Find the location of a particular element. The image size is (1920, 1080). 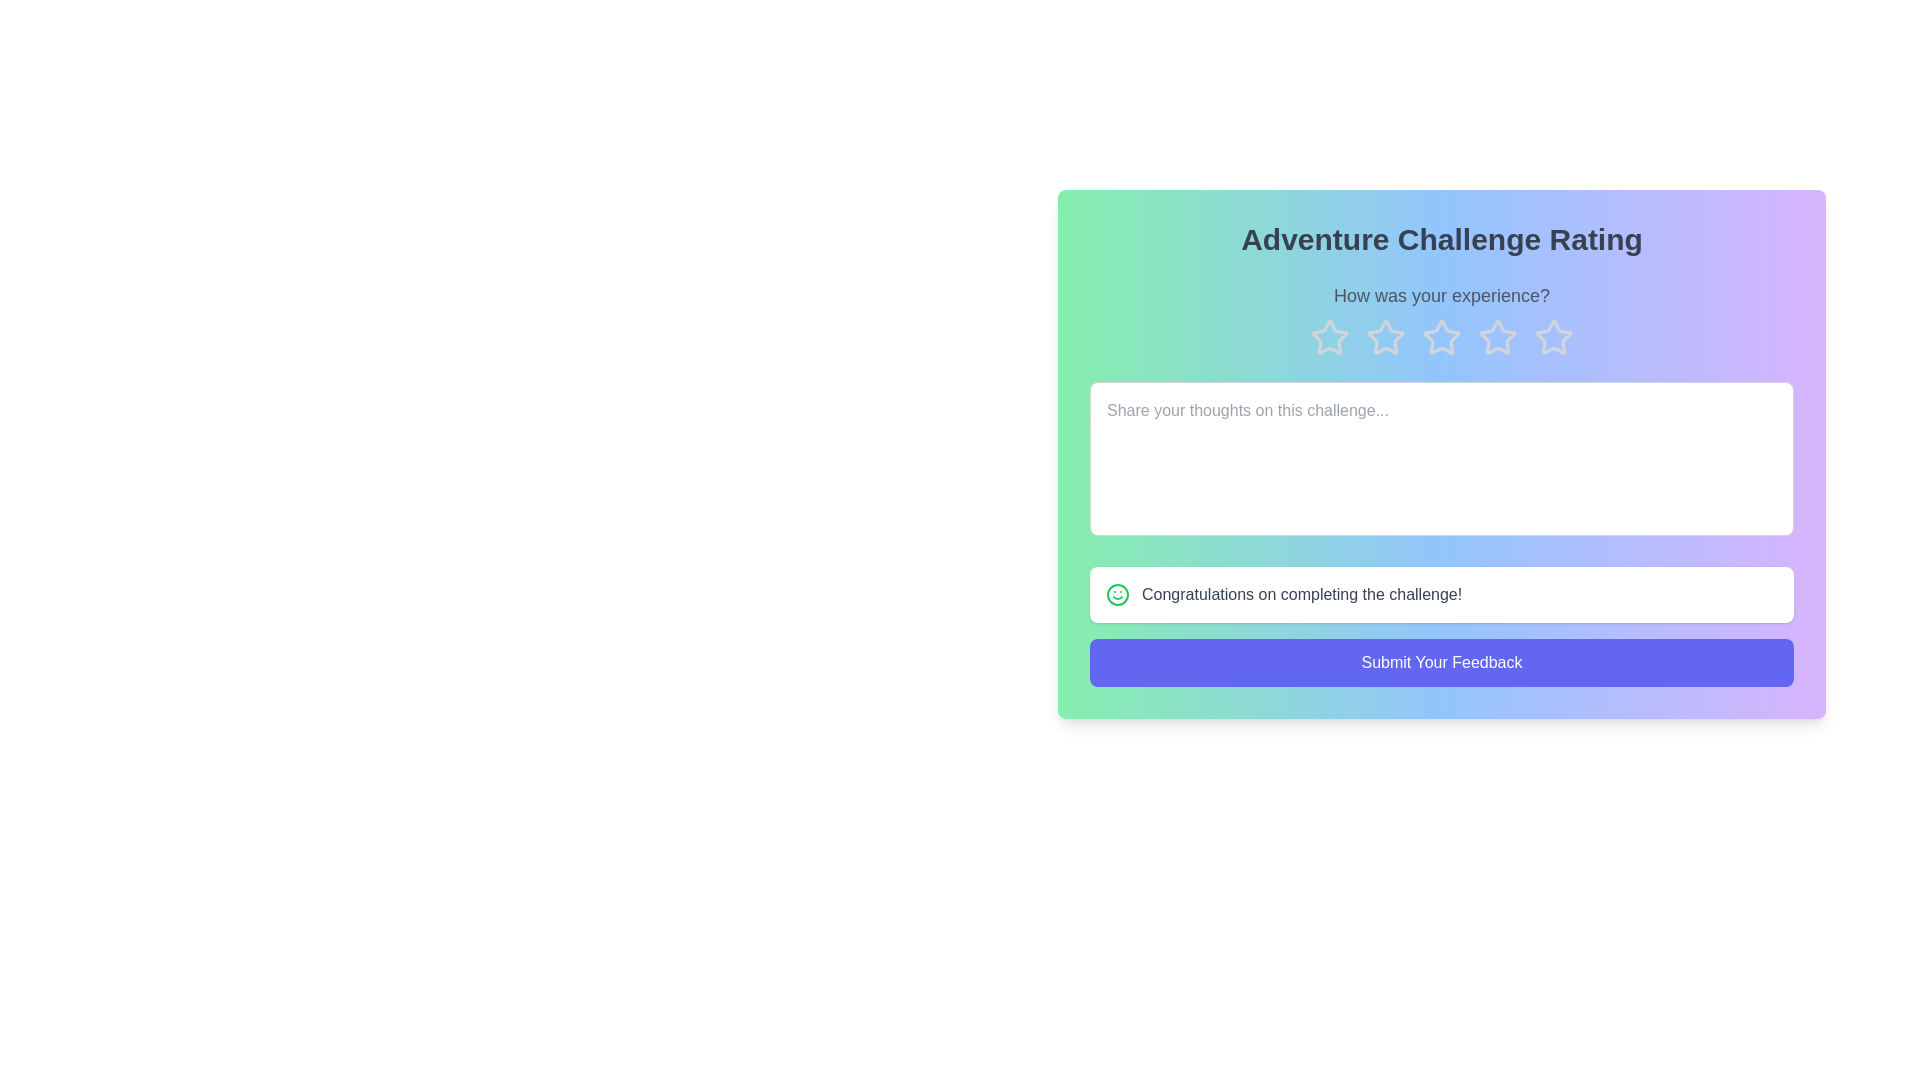

the circular outline icon with a smiling face design, which is positioned to the left of the congratulatory message 'Congratulations on completing the challenge!' is located at coordinates (1117, 593).